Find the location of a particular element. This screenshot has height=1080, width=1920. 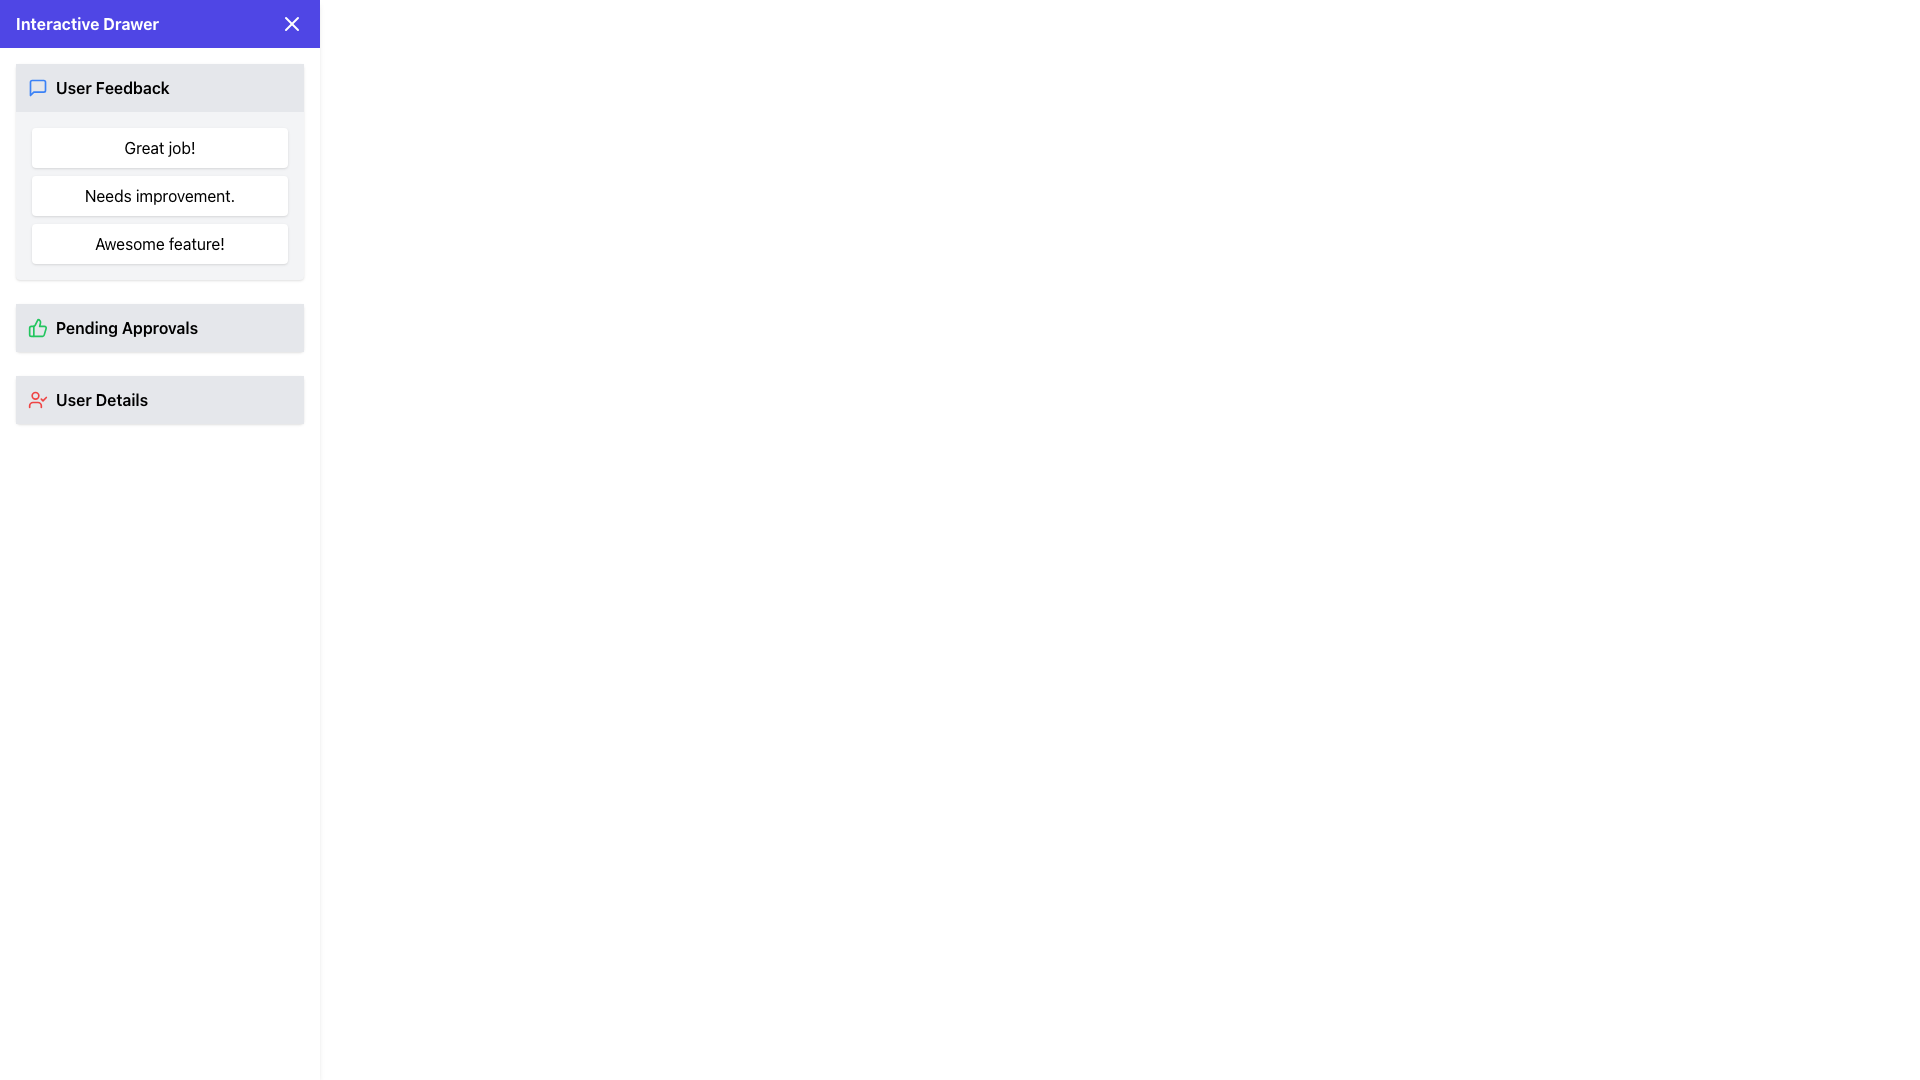

the 'User Feedback' icon located in the upper section of the 'Interactive Drawer' sidebar, which is visually denoting the 'User Feedback' section is located at coordinates (38, 87).